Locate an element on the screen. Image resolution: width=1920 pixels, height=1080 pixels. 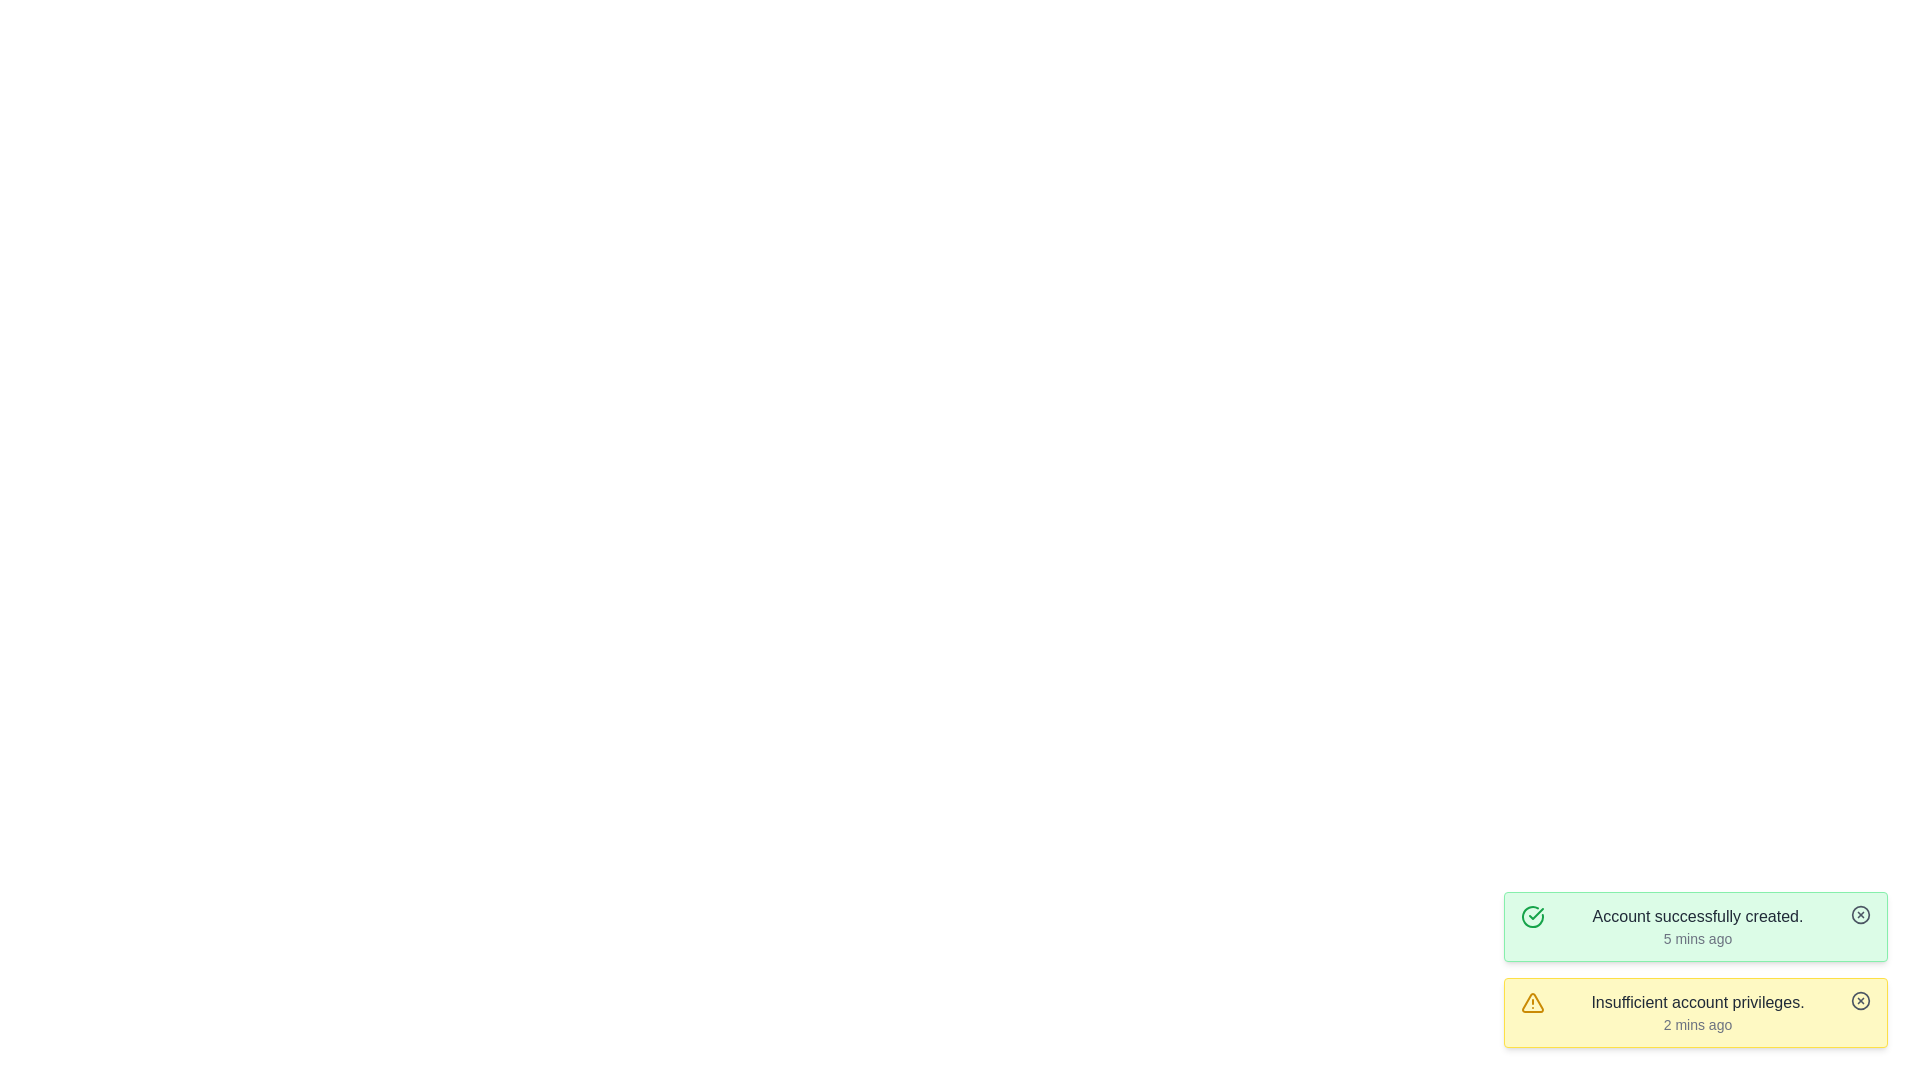
the small circular icon with a cross mark inside, located at the top-right corner of the yellow notification box is located at coordinates (1860, 1001).